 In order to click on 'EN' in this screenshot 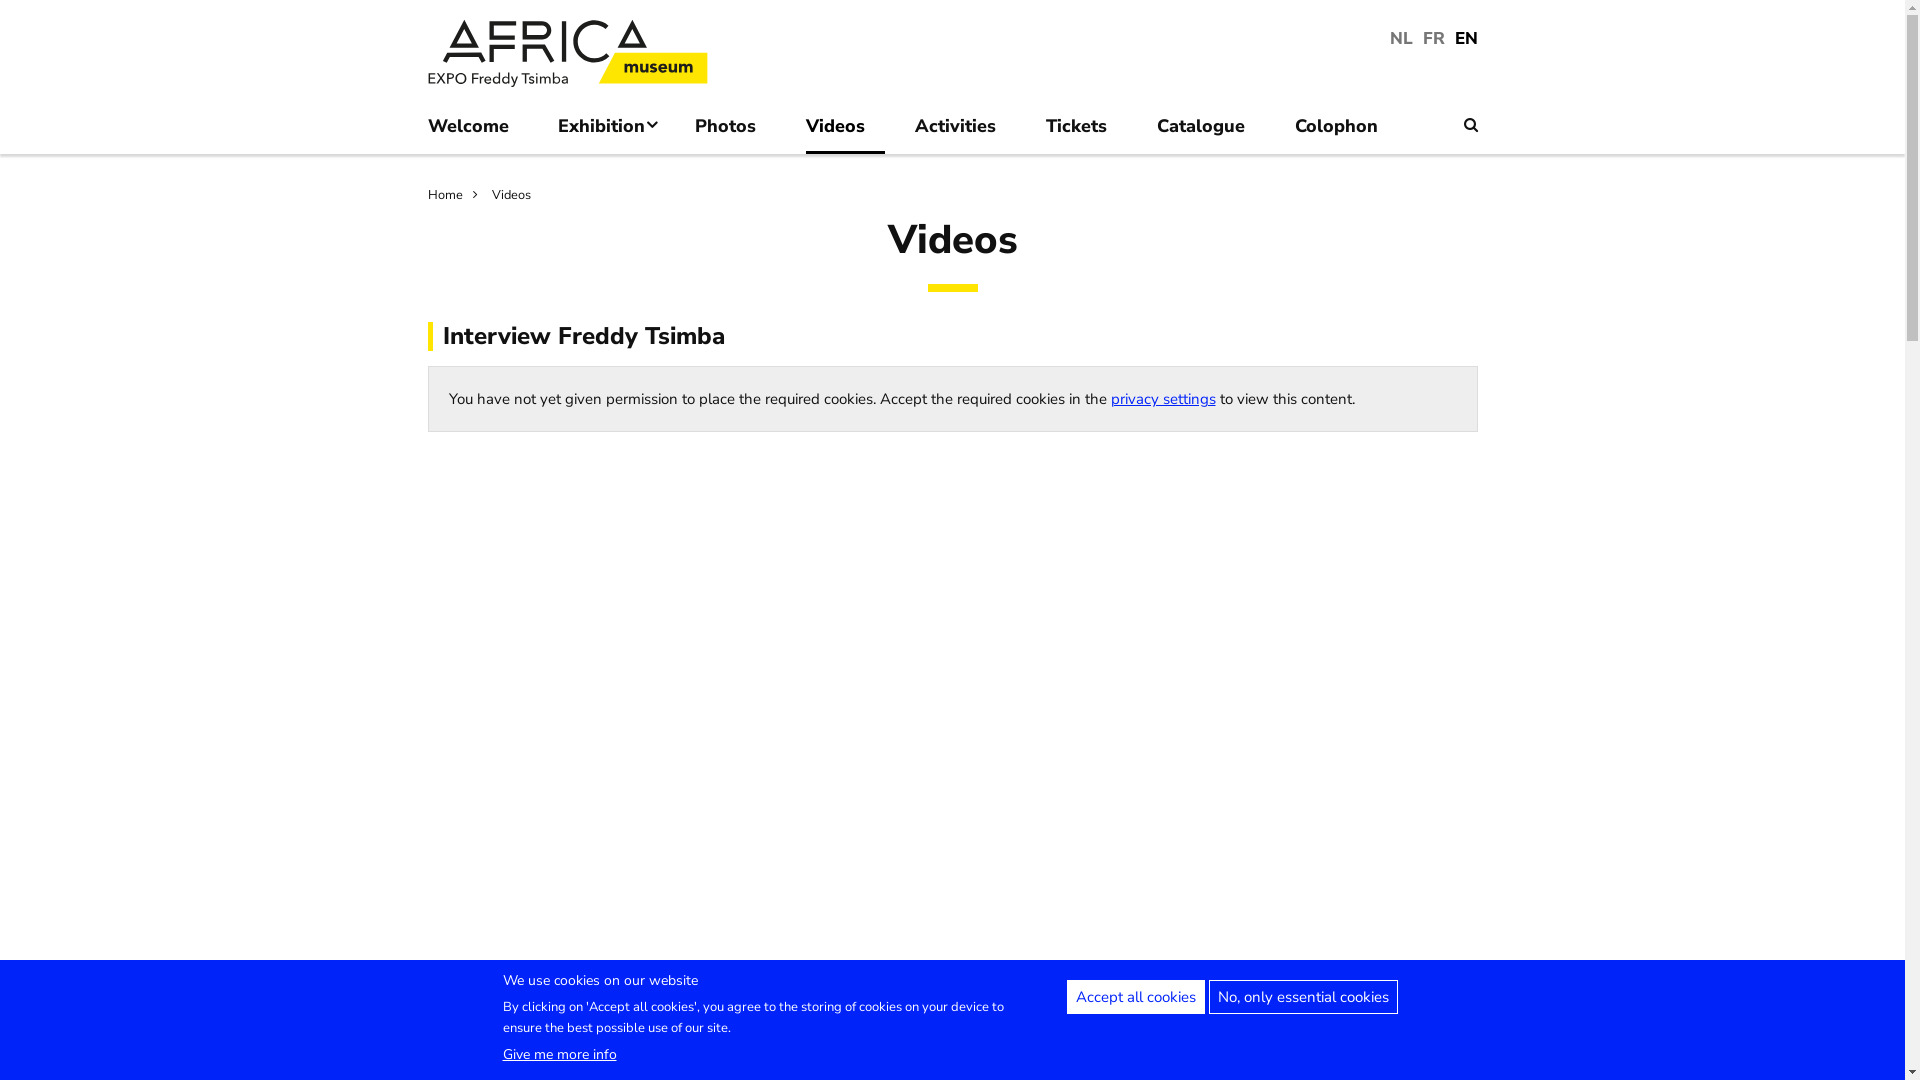, I will do `click(1465, 38)`.